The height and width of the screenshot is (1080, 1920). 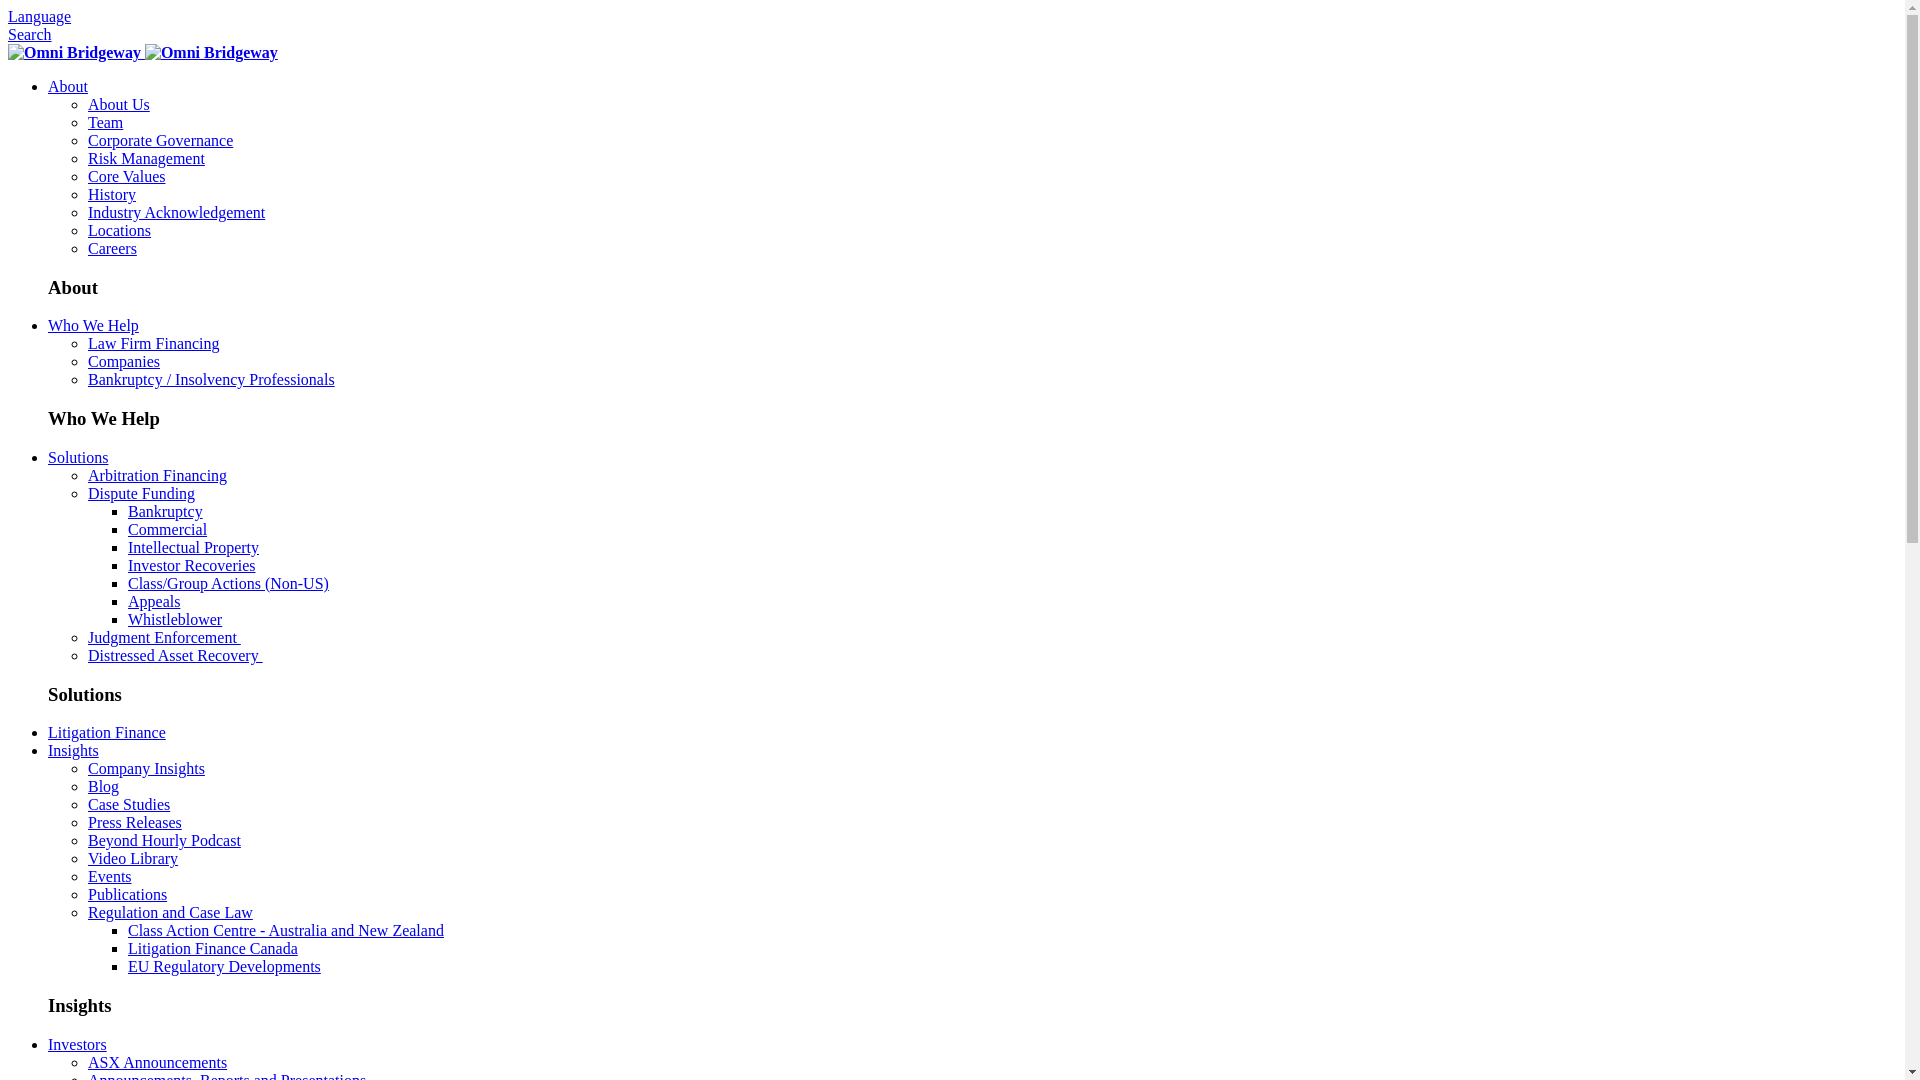 I want to click on 'Investors', so click(x=77, y=1043).